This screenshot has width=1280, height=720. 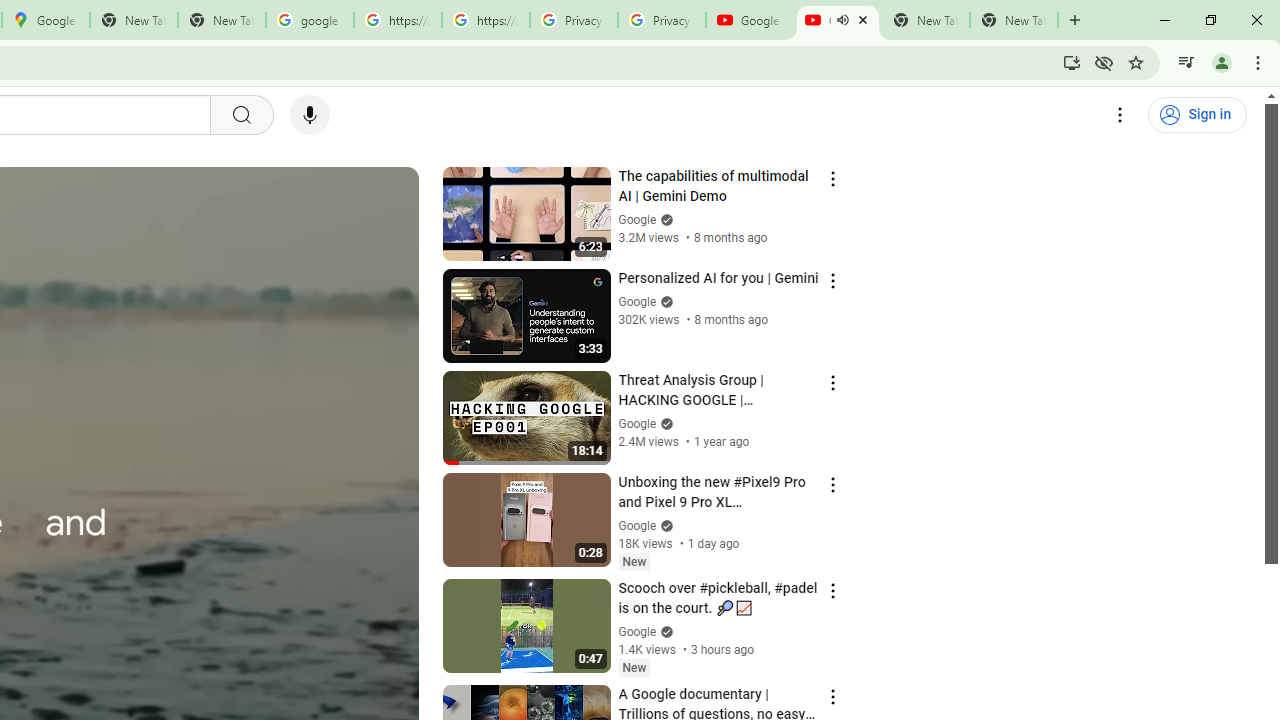 What do you see at coordinates (664, 631) in the screenshot?
I see `'Verified'` at bounding box center [664, 631].